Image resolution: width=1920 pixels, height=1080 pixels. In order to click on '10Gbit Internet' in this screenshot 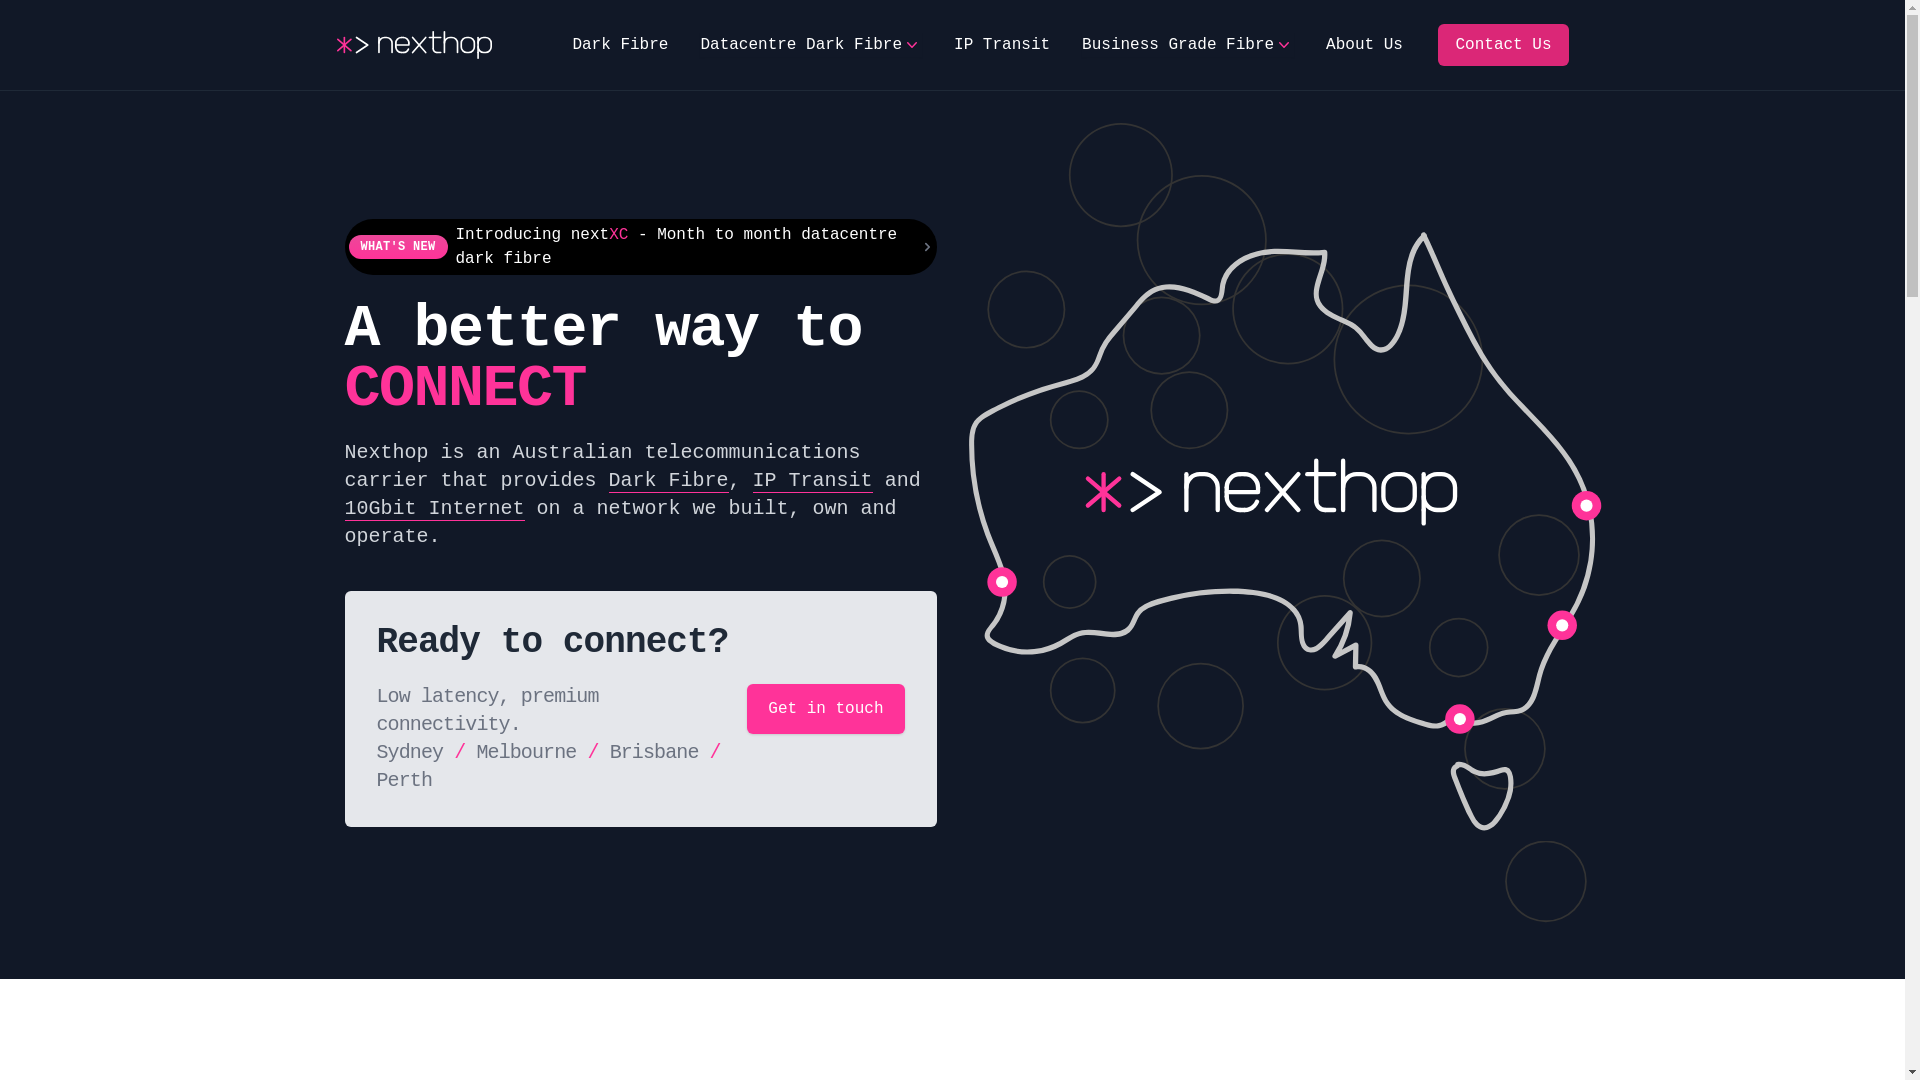, I will do `click(432, 508)`.